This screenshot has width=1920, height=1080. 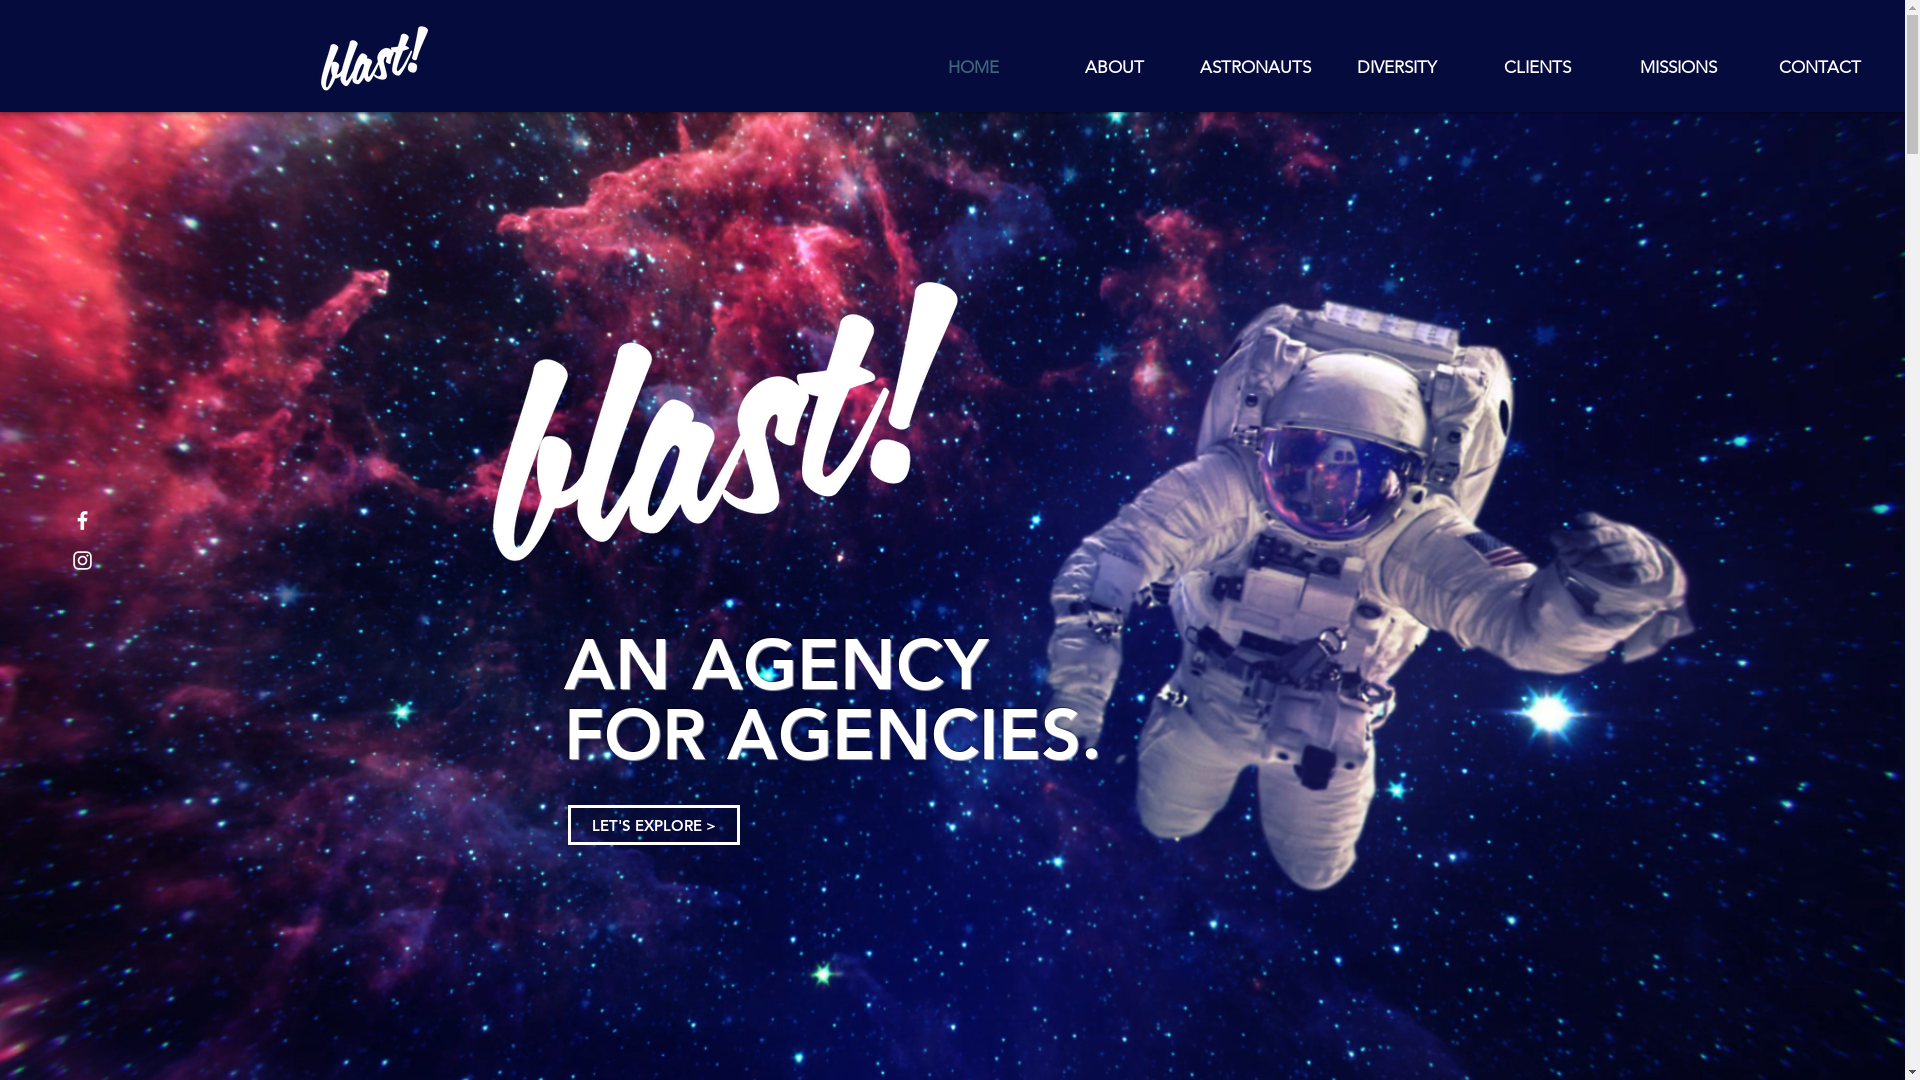 What do you see at coordinates (1395, 65) in the screenshot?
I see `'DIVERSITY'` at bounding box center [1395, 65].